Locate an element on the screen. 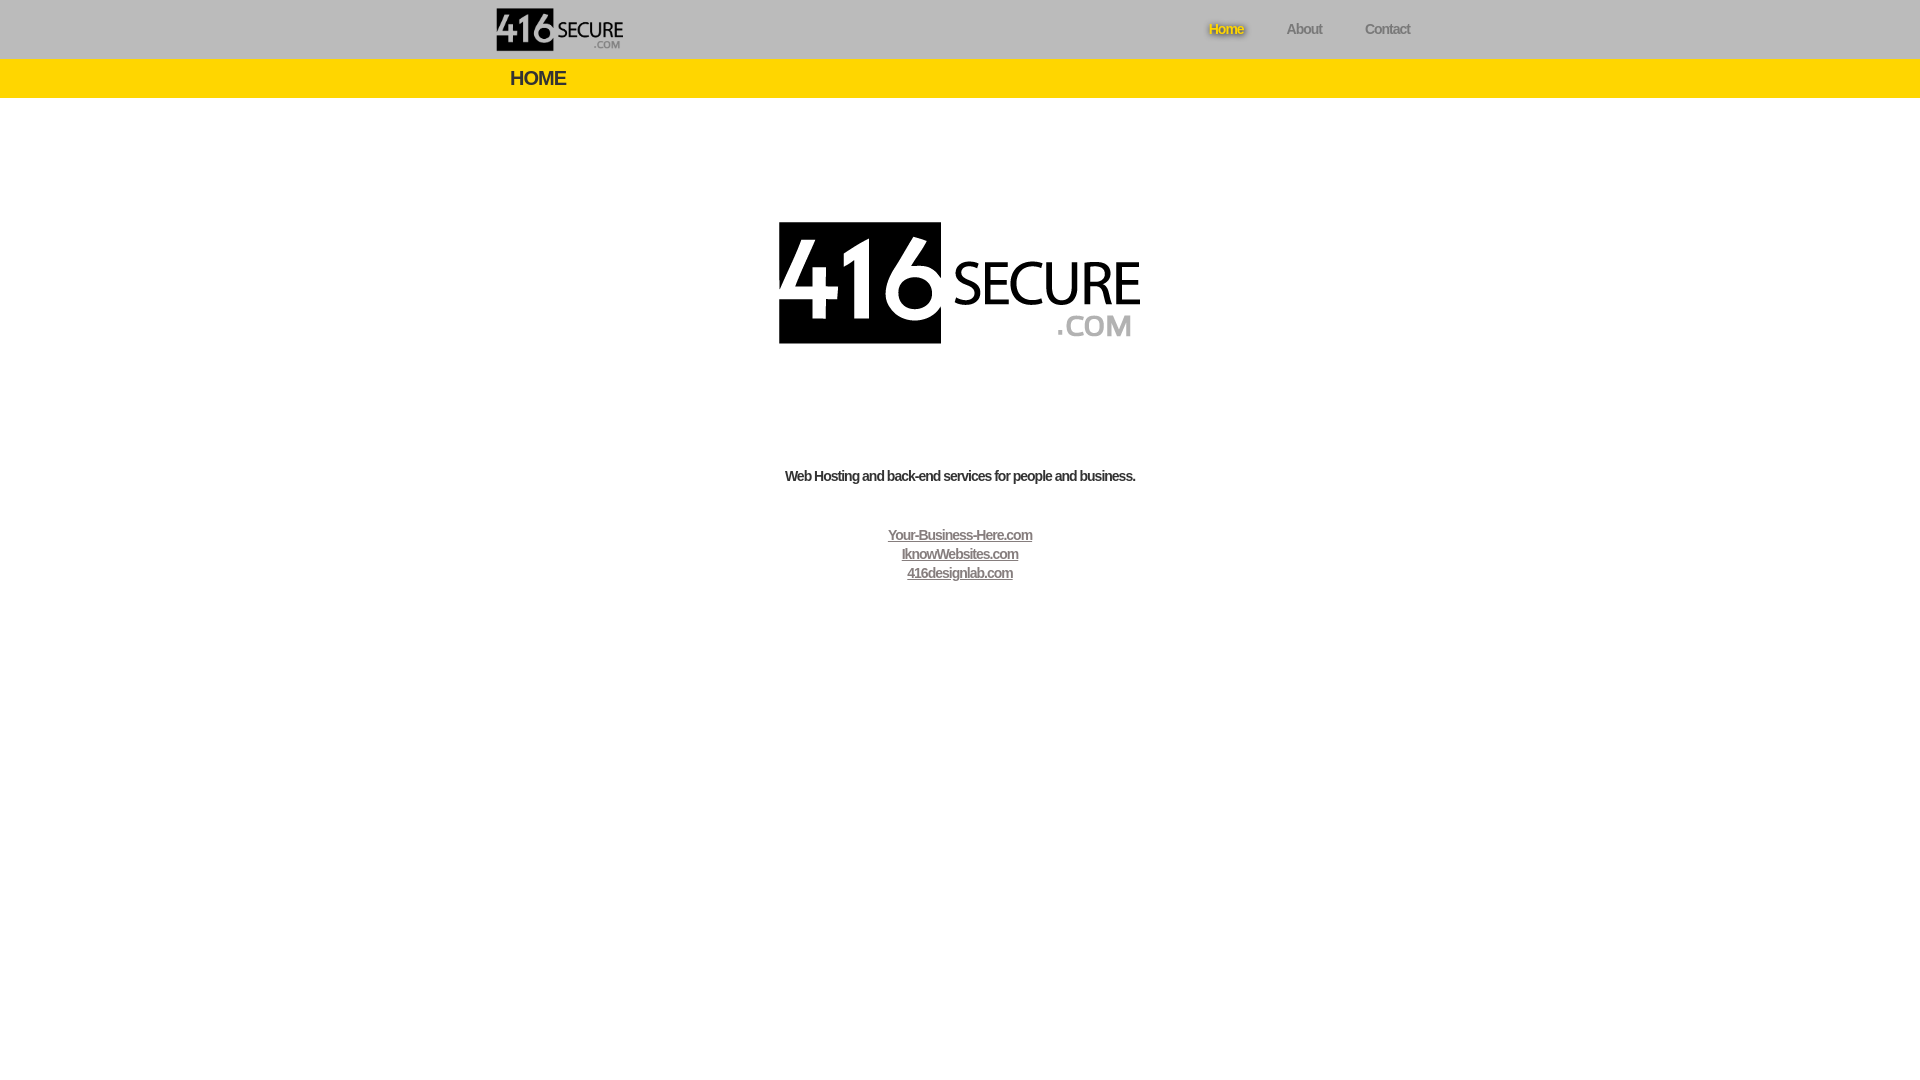  '416designlab.com' is located at coordinates (960, 573).